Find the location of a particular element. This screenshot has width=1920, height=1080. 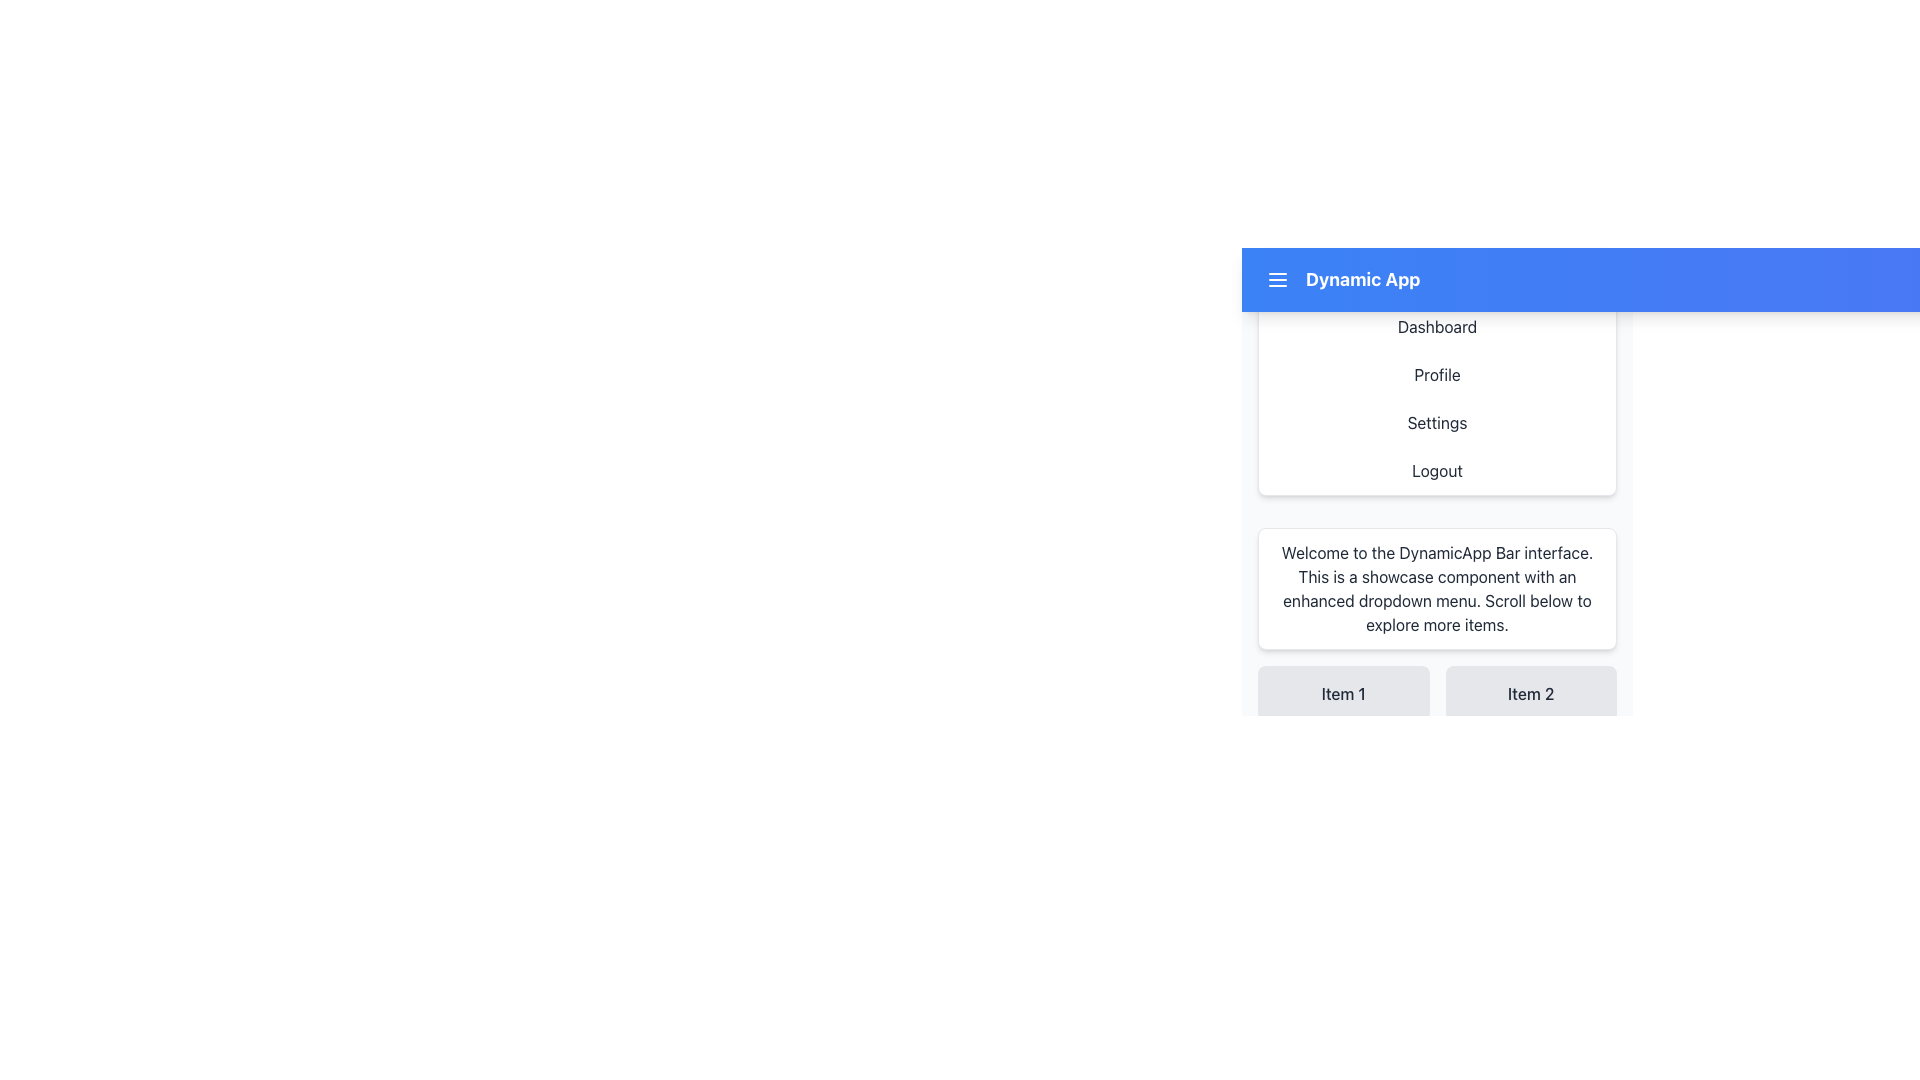

the standard UI block component located at the top-left corner of the grid layout, positioned directly to the left of 'Item 2' is located at coordinates (1343, 693).